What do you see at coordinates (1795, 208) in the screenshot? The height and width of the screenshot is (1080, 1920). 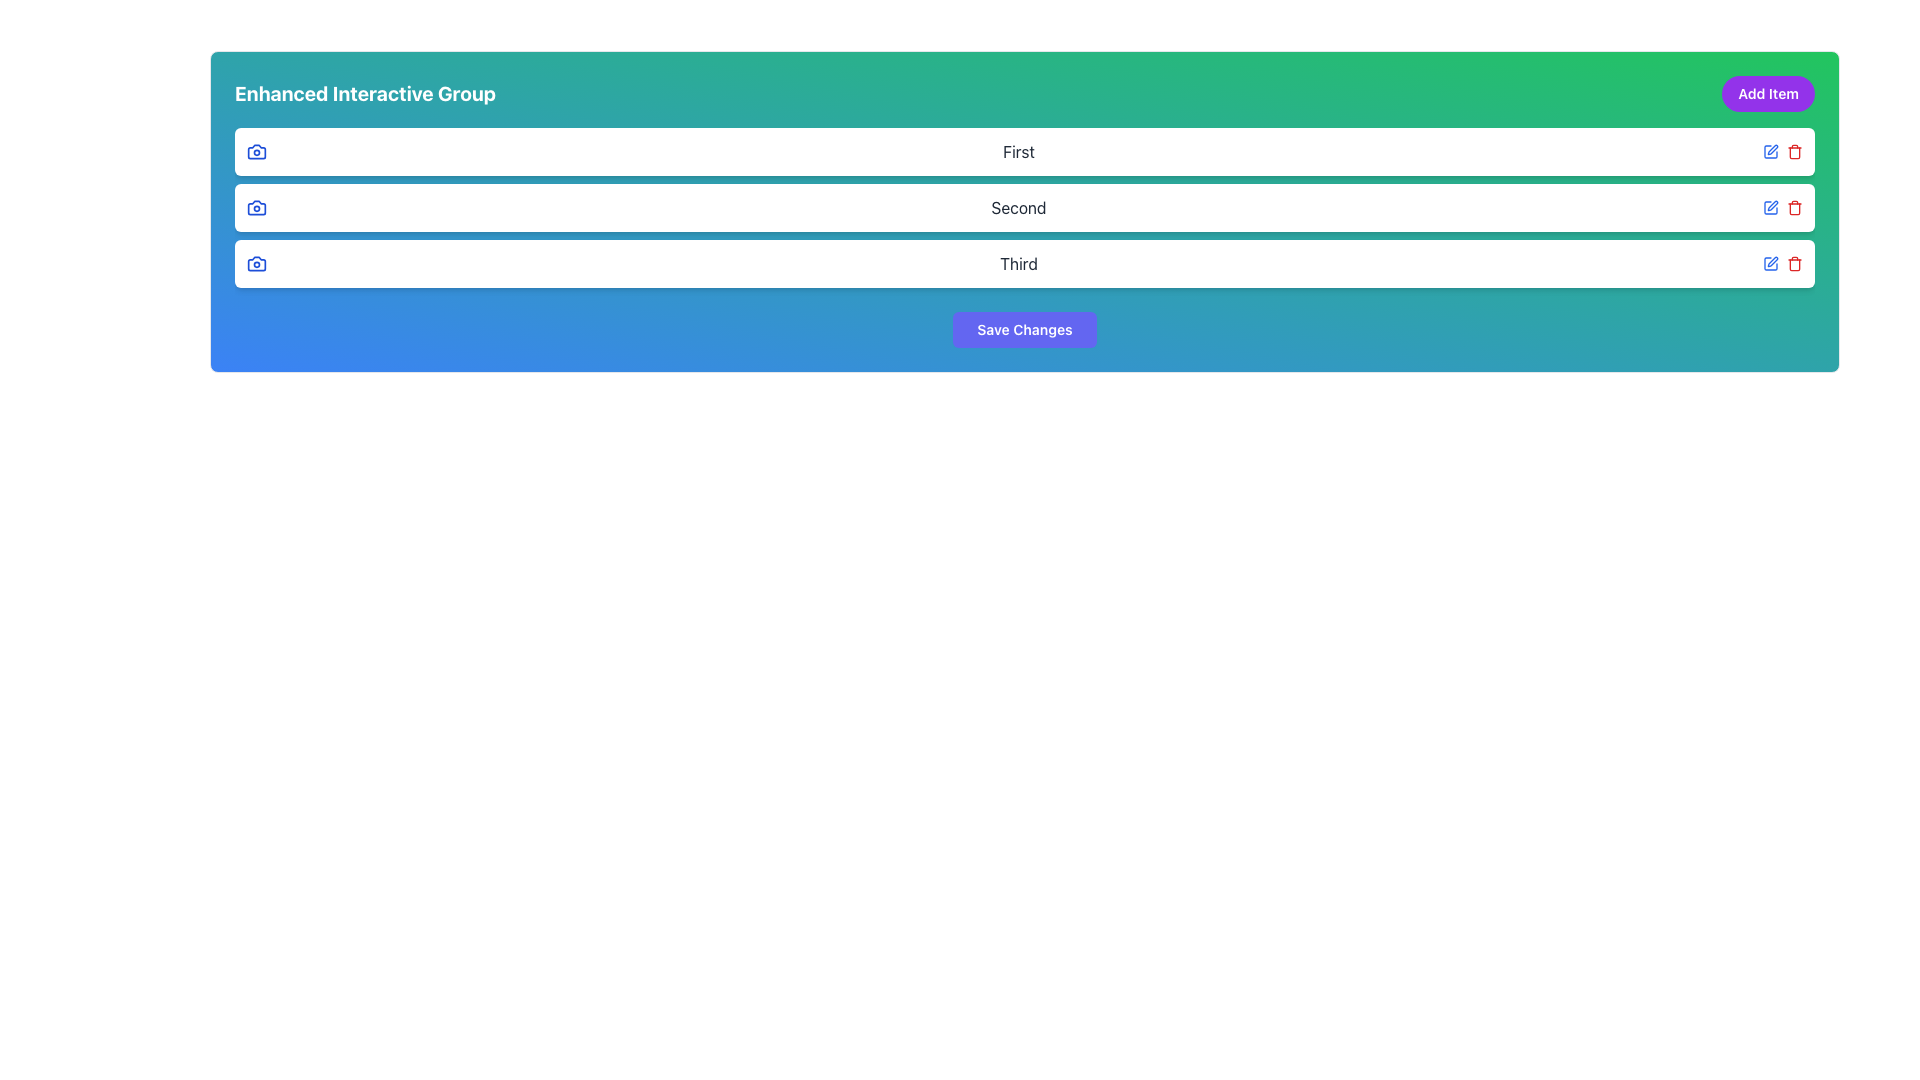 I see `the trash icon element, which is a graphical icon resembling a garbage bin located at the right end of the row` at bounding box center [1795, 208].